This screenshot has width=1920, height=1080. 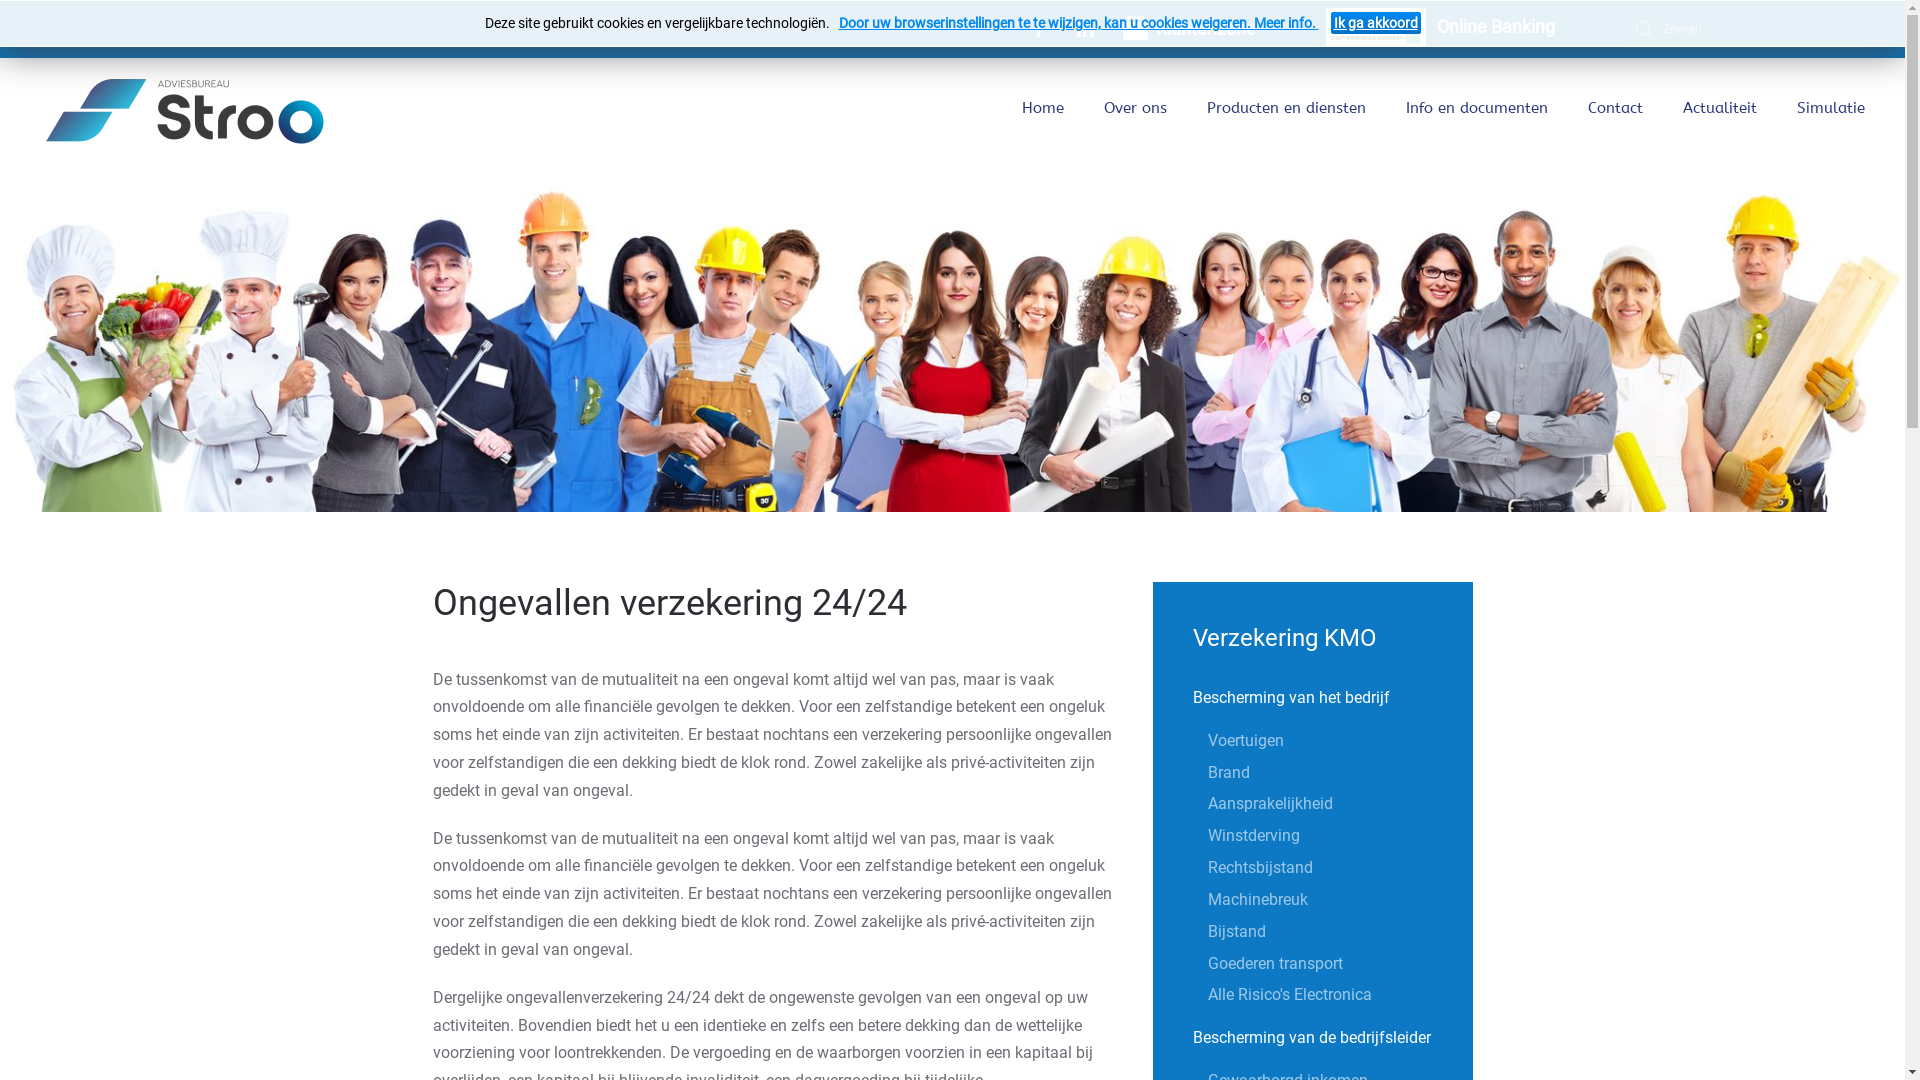 I want to click on 'Home', so click(x=1041, y=108).